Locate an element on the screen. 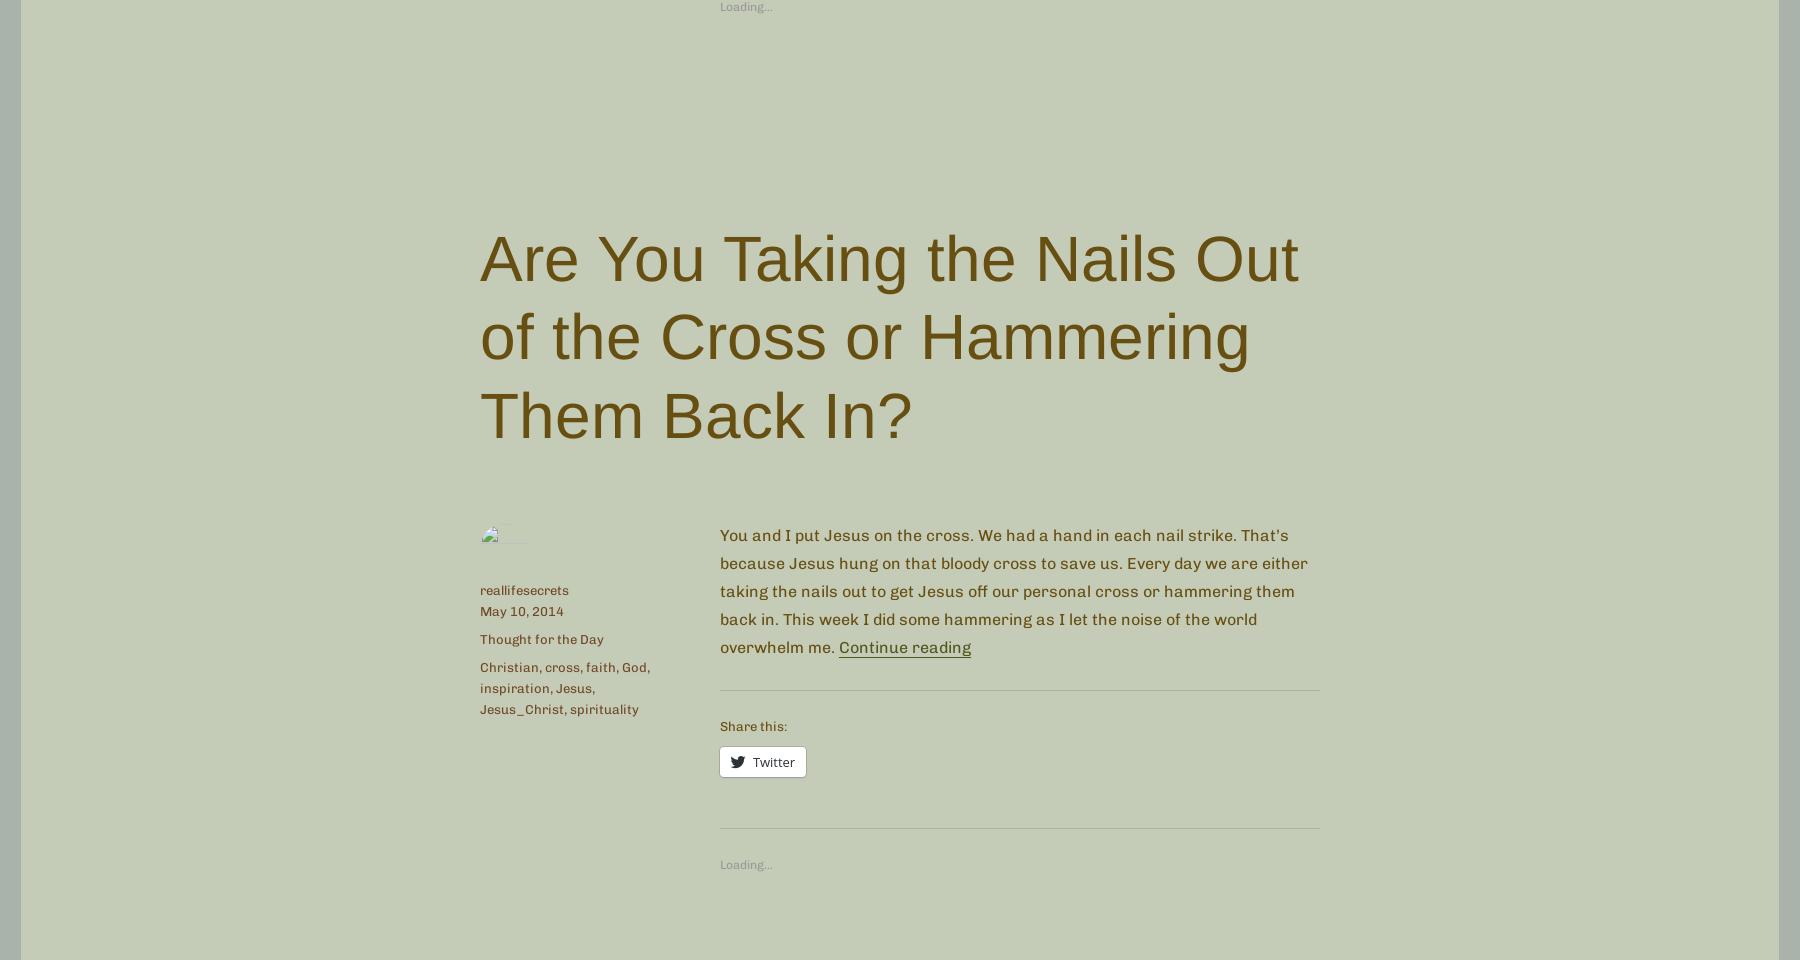 This screenshot has width=1800, height=960. 'Are You Taking the Nails Out of the Cross or Hammering Them Back In?' is located at coordinates (889, 336).